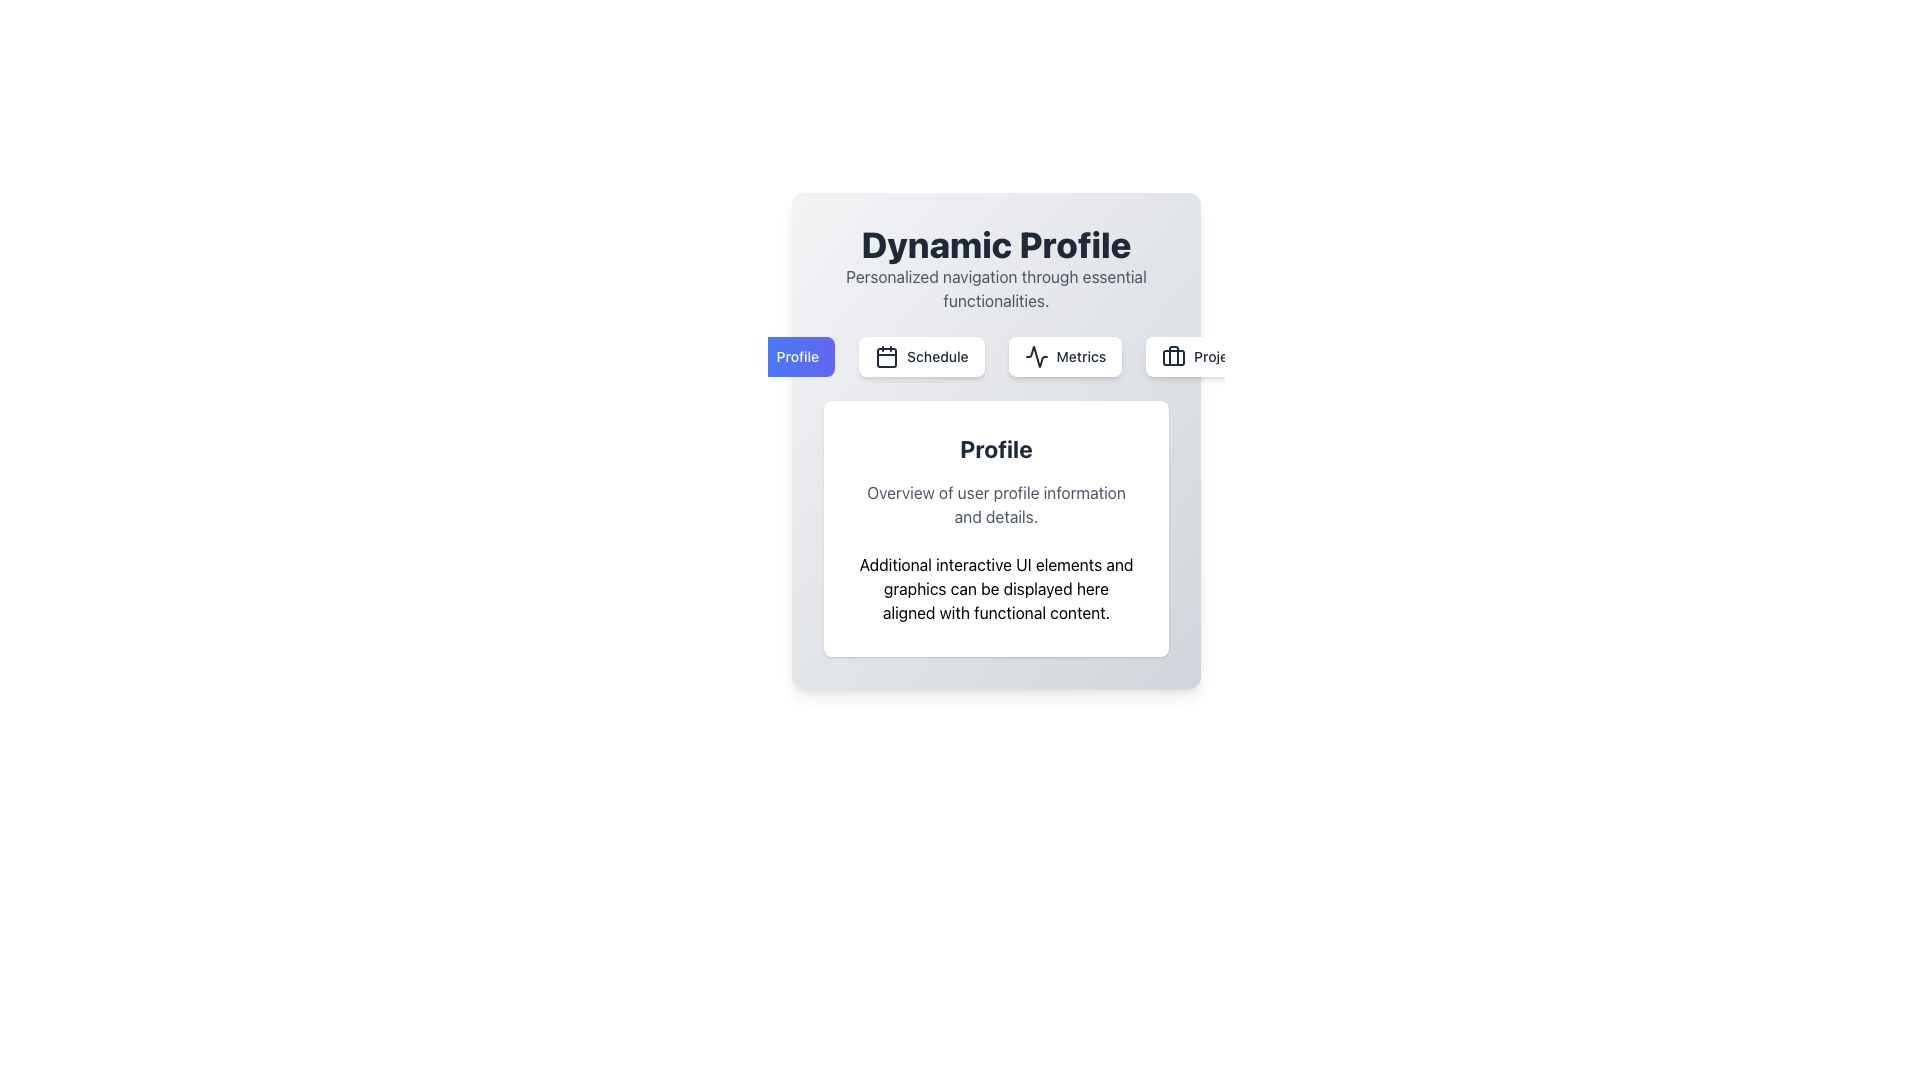 The image size is (1920, 1080). I want to click on the profile navigation button for keyboard interaction, so click(780, 356).